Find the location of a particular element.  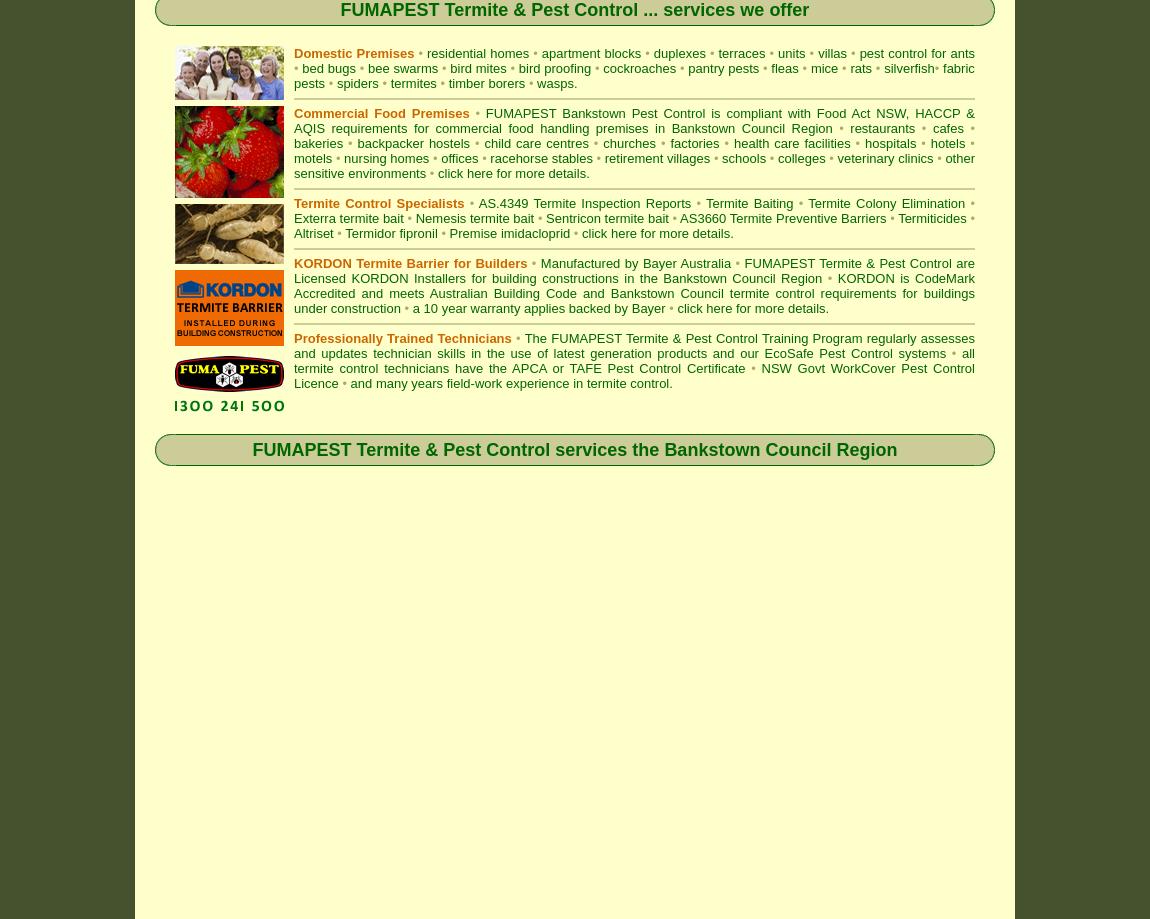

'Termite Colony Elimination' is located at coordinates (886, 203).